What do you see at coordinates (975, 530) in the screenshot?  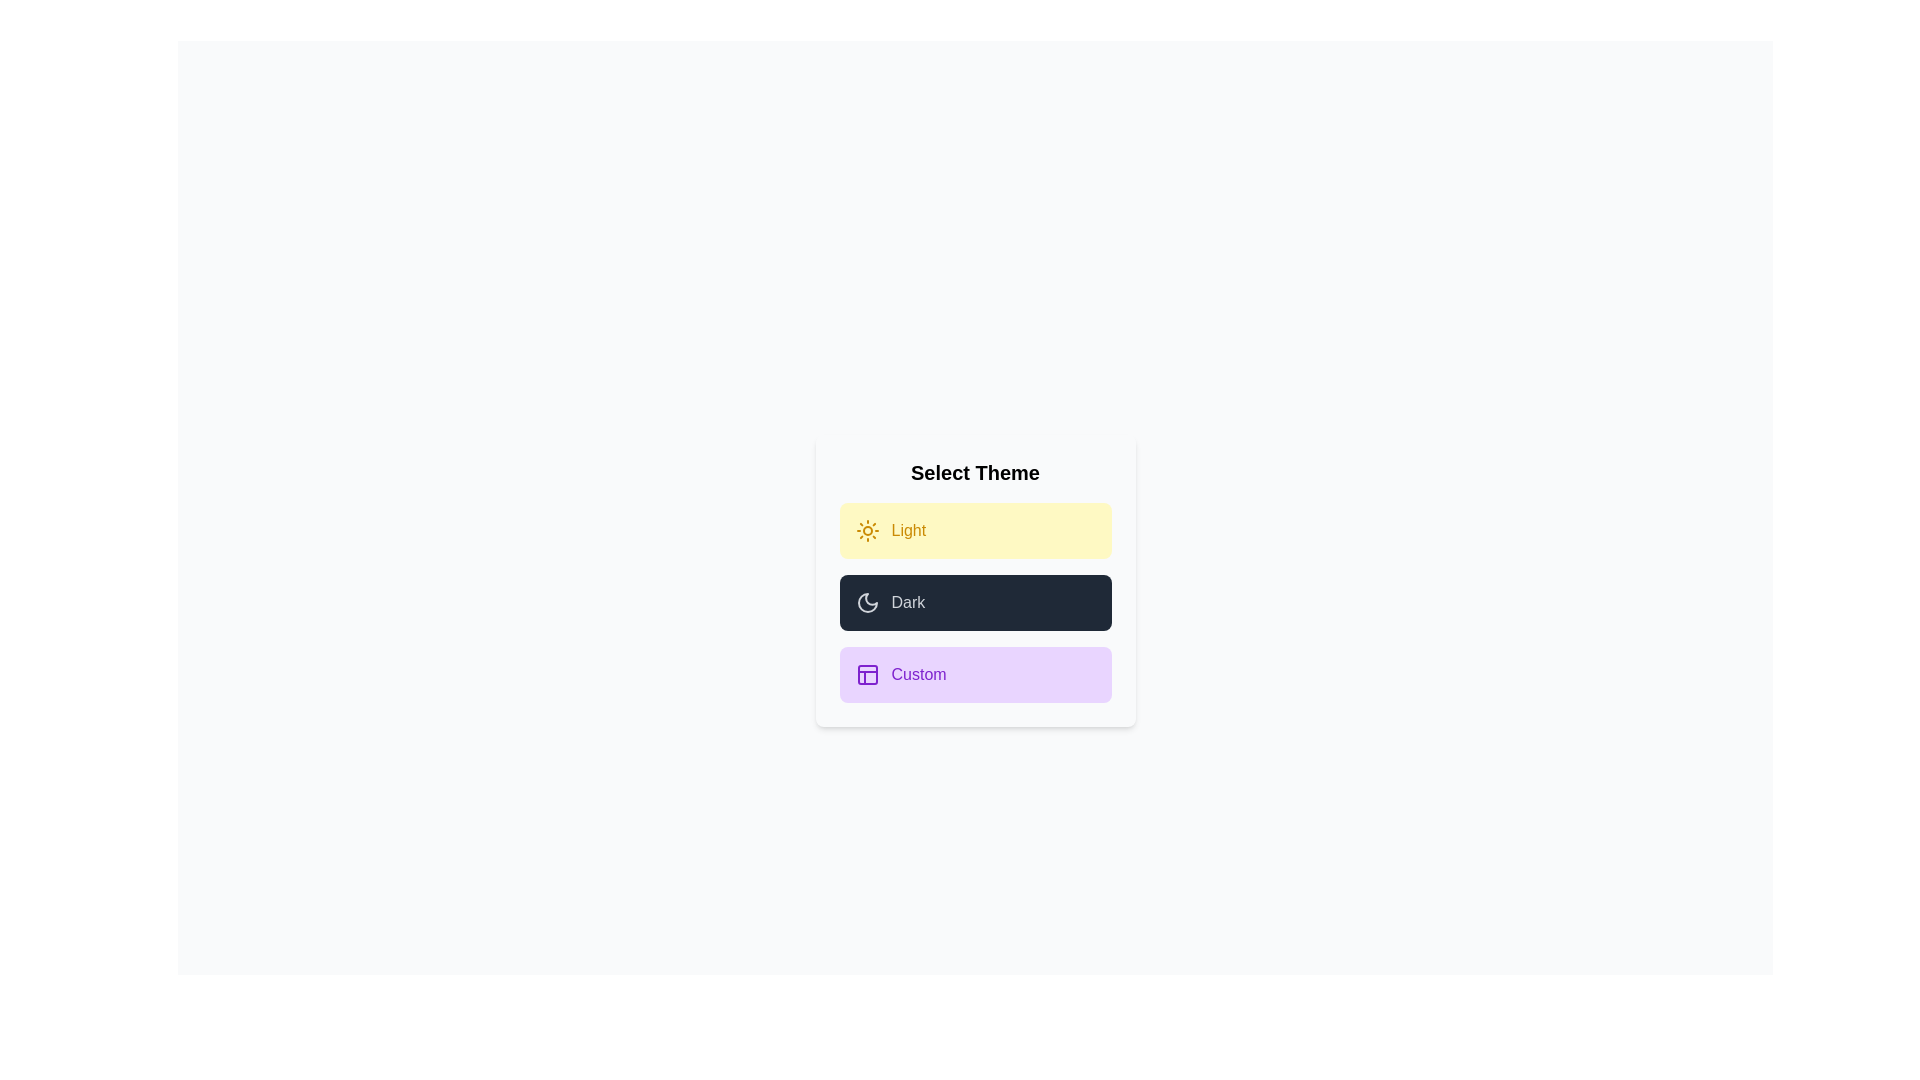 I see `the 'Light' button in the vertical theme selection menu` at bounding box center [975, 530].